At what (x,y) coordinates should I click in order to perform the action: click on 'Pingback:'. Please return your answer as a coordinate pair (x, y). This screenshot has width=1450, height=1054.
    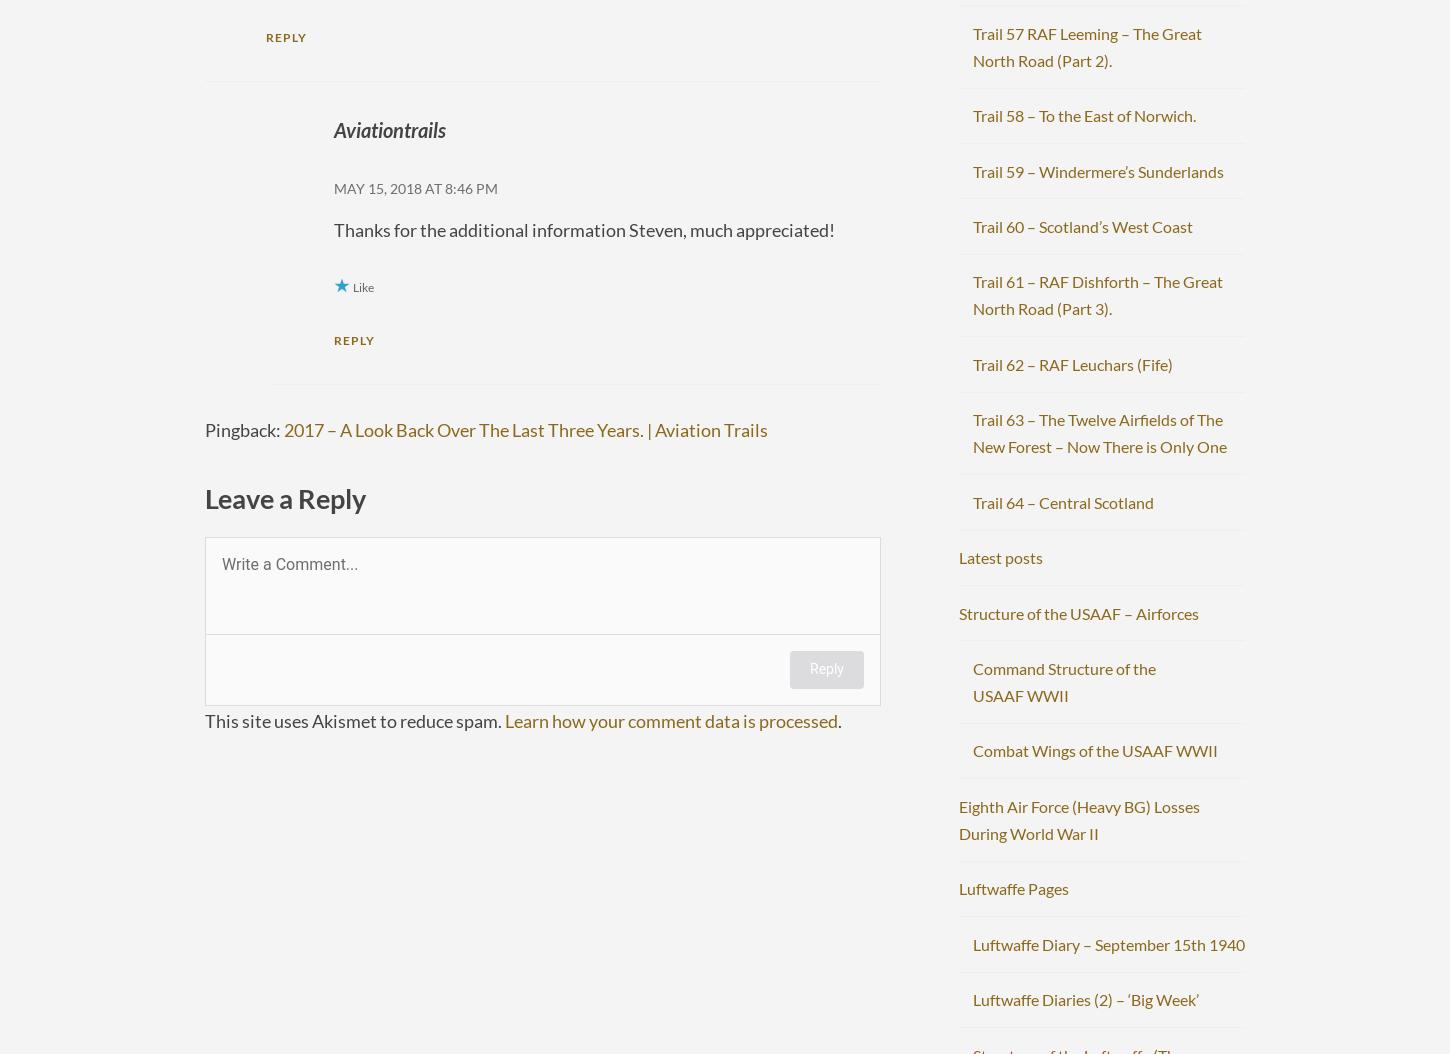
    Looking at the image, I should click on (244, 430).